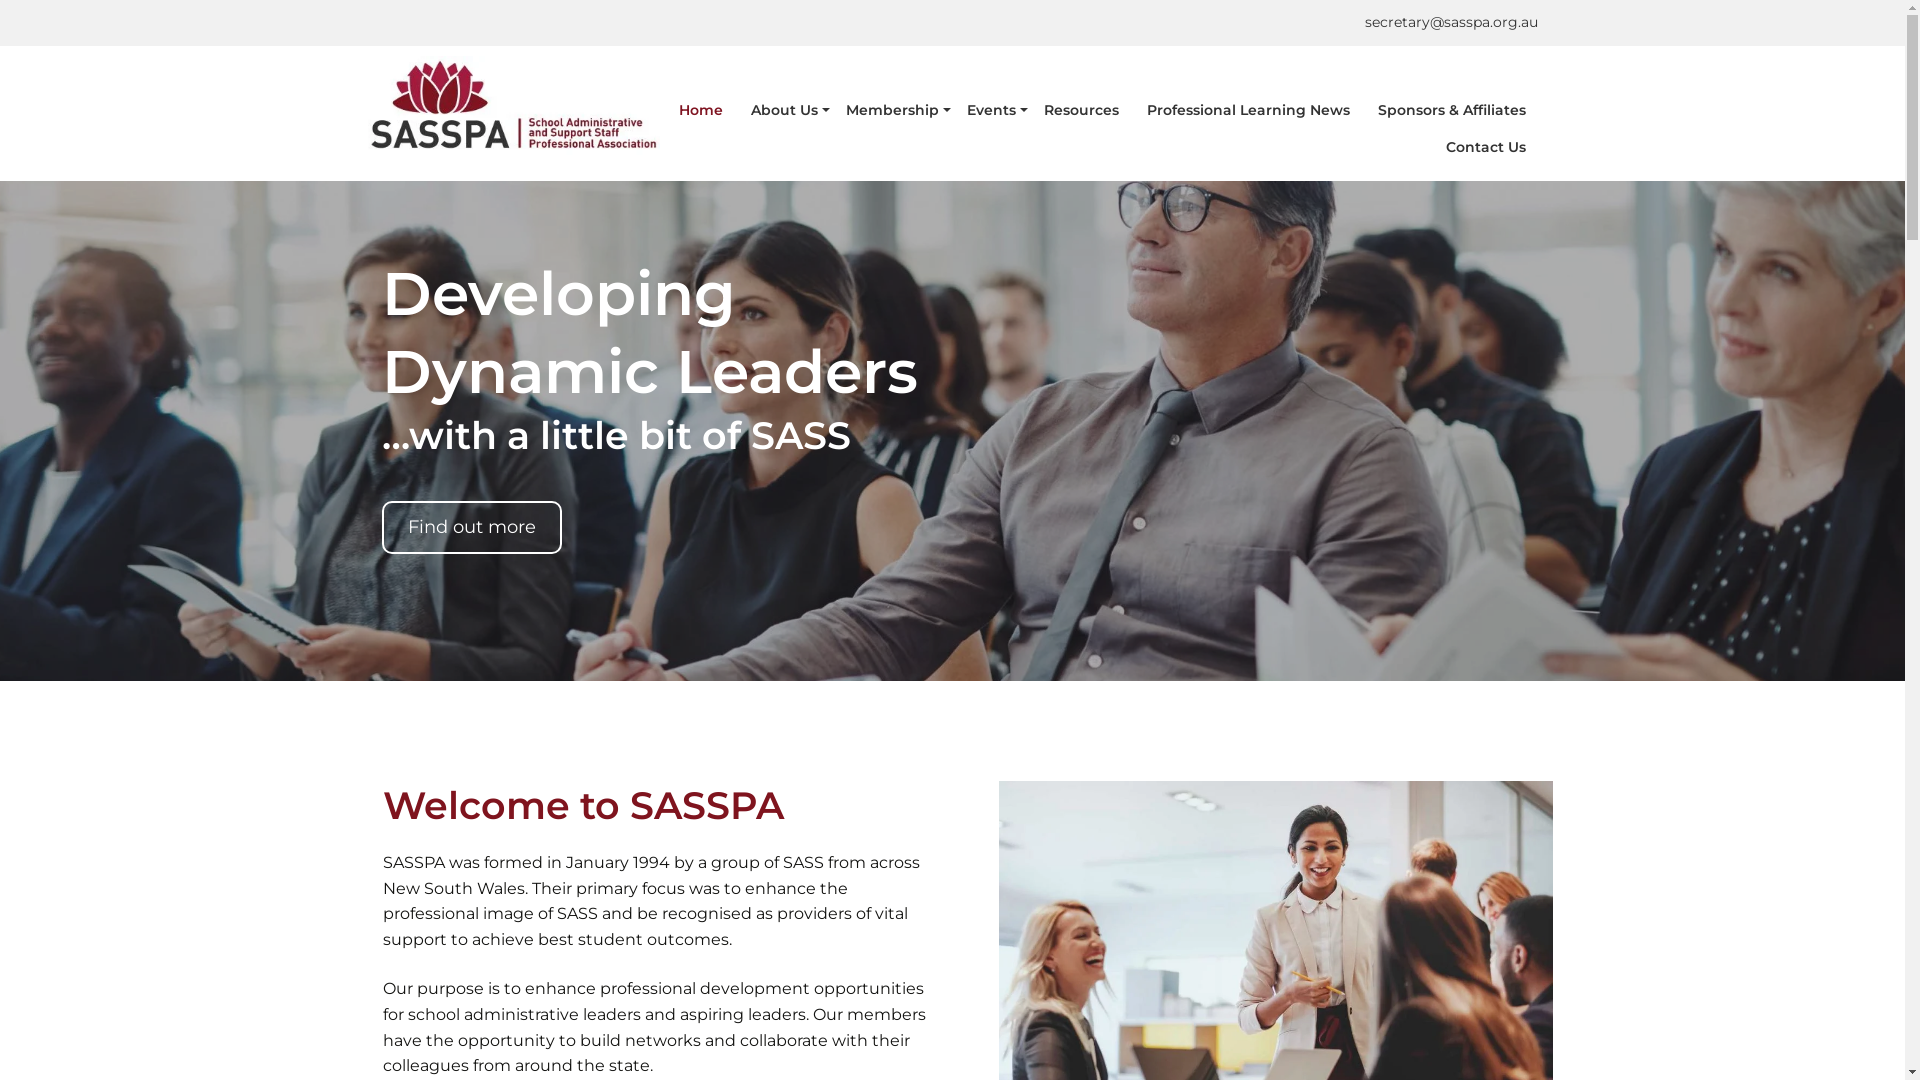 Image resolution: width=1920 pixels, height=1080 pixels. I want to click on 'About Us', so click(782, 110).